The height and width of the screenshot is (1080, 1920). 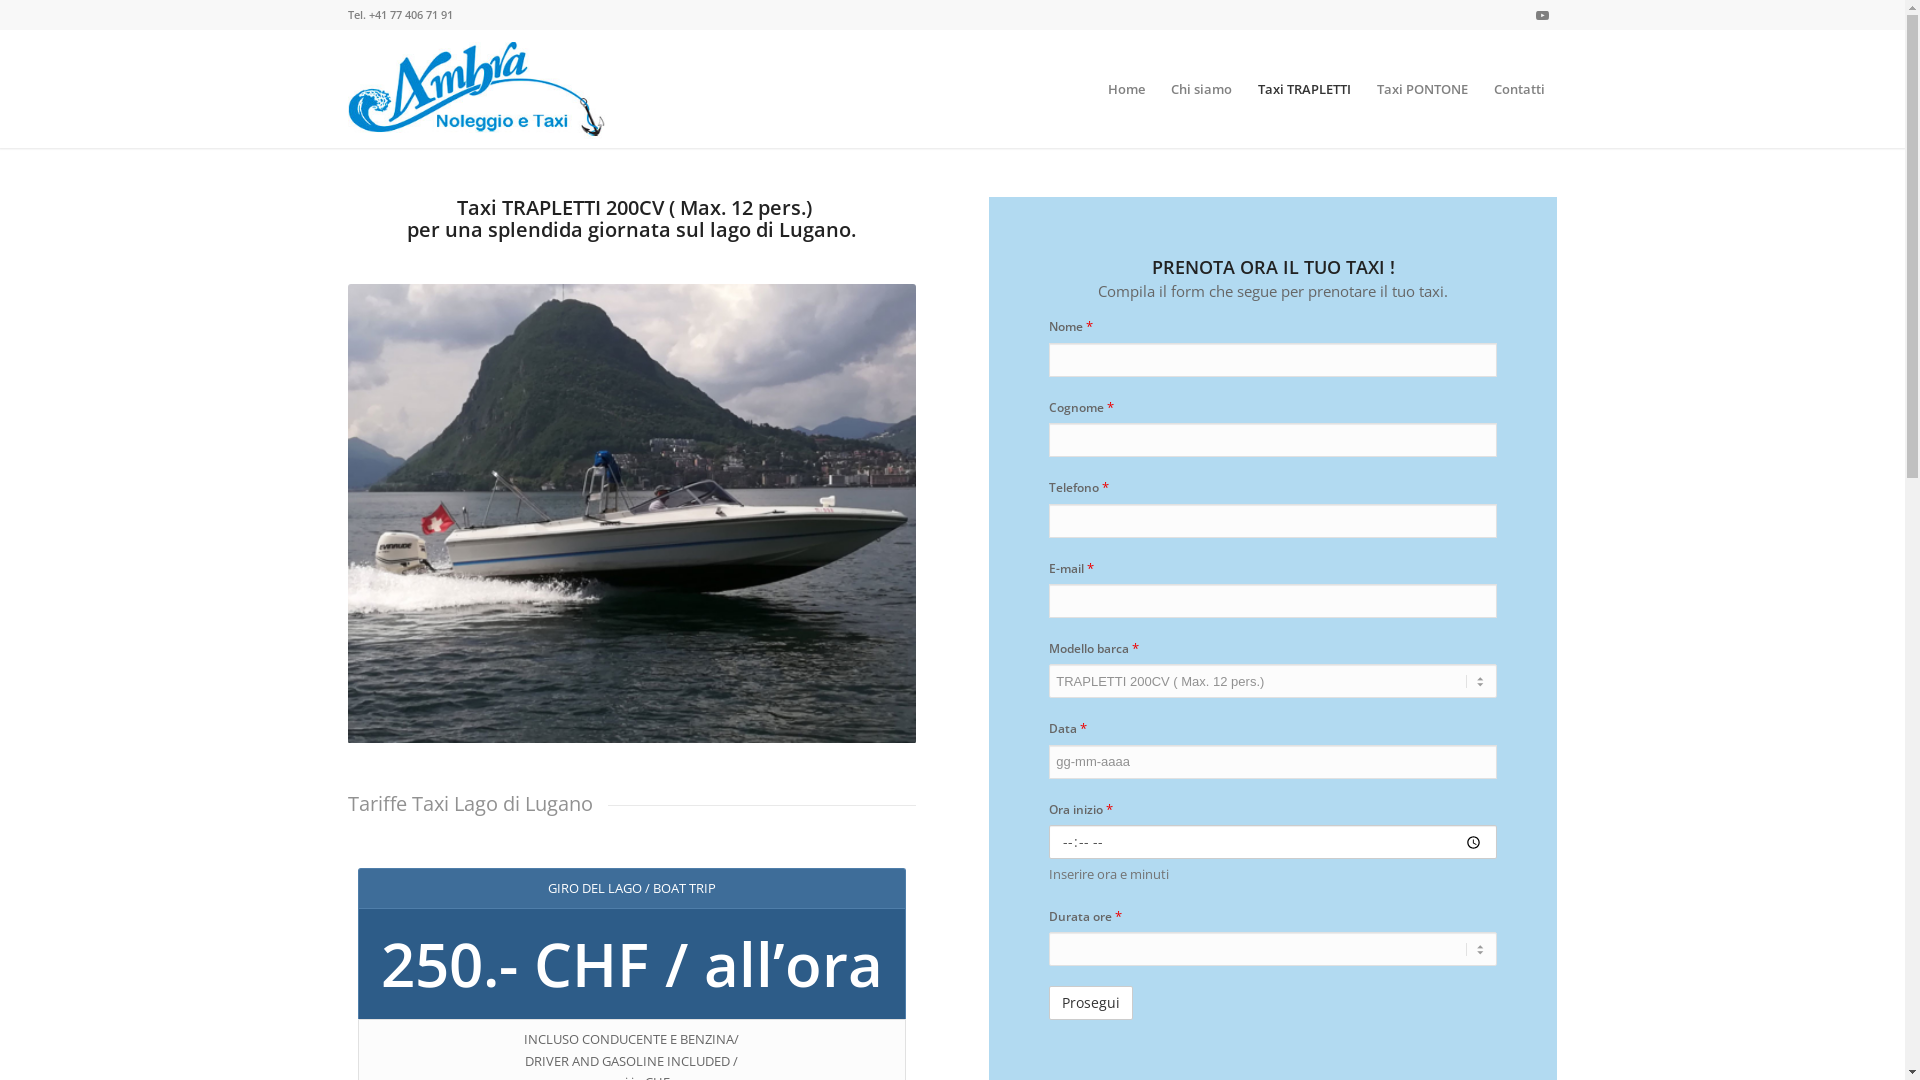 I want to click on 'Youtube', so click(x=1541, y=15).